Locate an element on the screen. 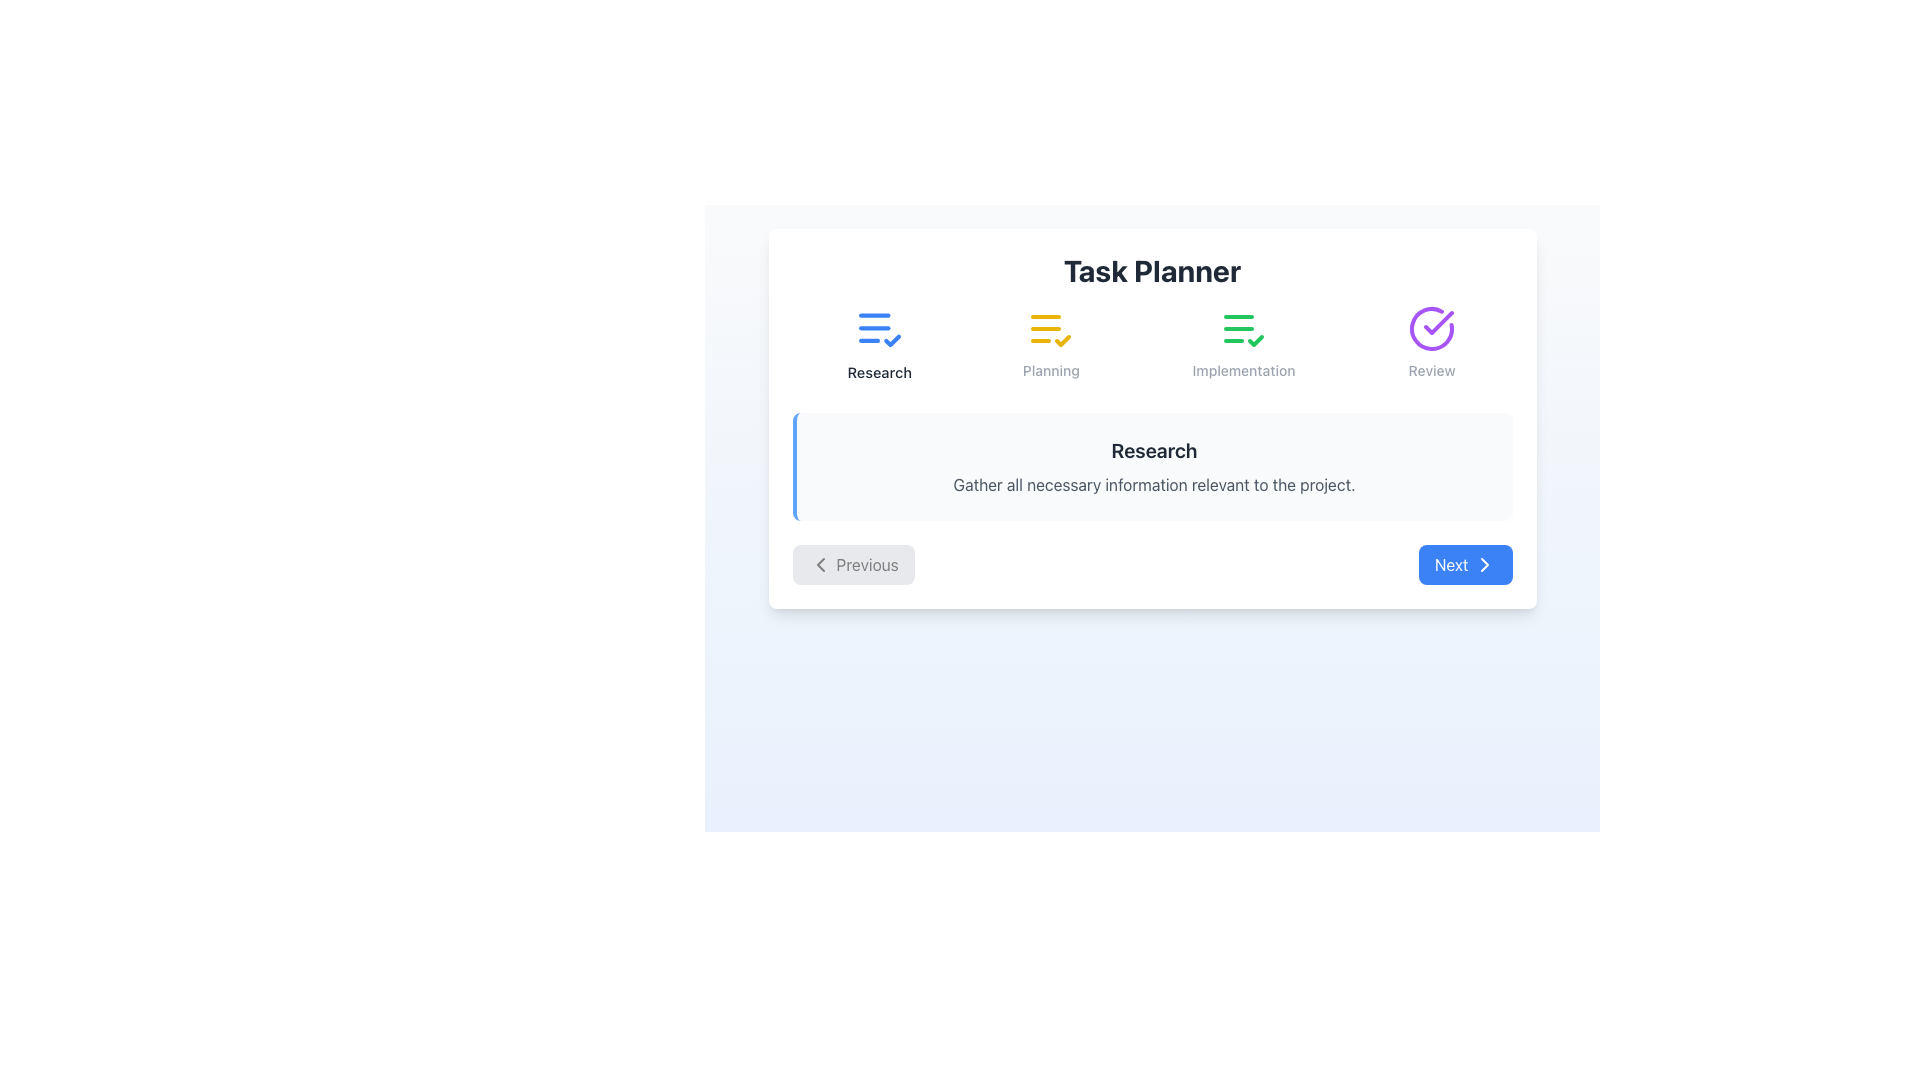 This screenshot has width=1920, height=1080. the 'Research' icon located at the top of the first section, positioned to the left of the labels 'Planning', 'Implementation', and 'Review' is located at coordinates (879, 327).